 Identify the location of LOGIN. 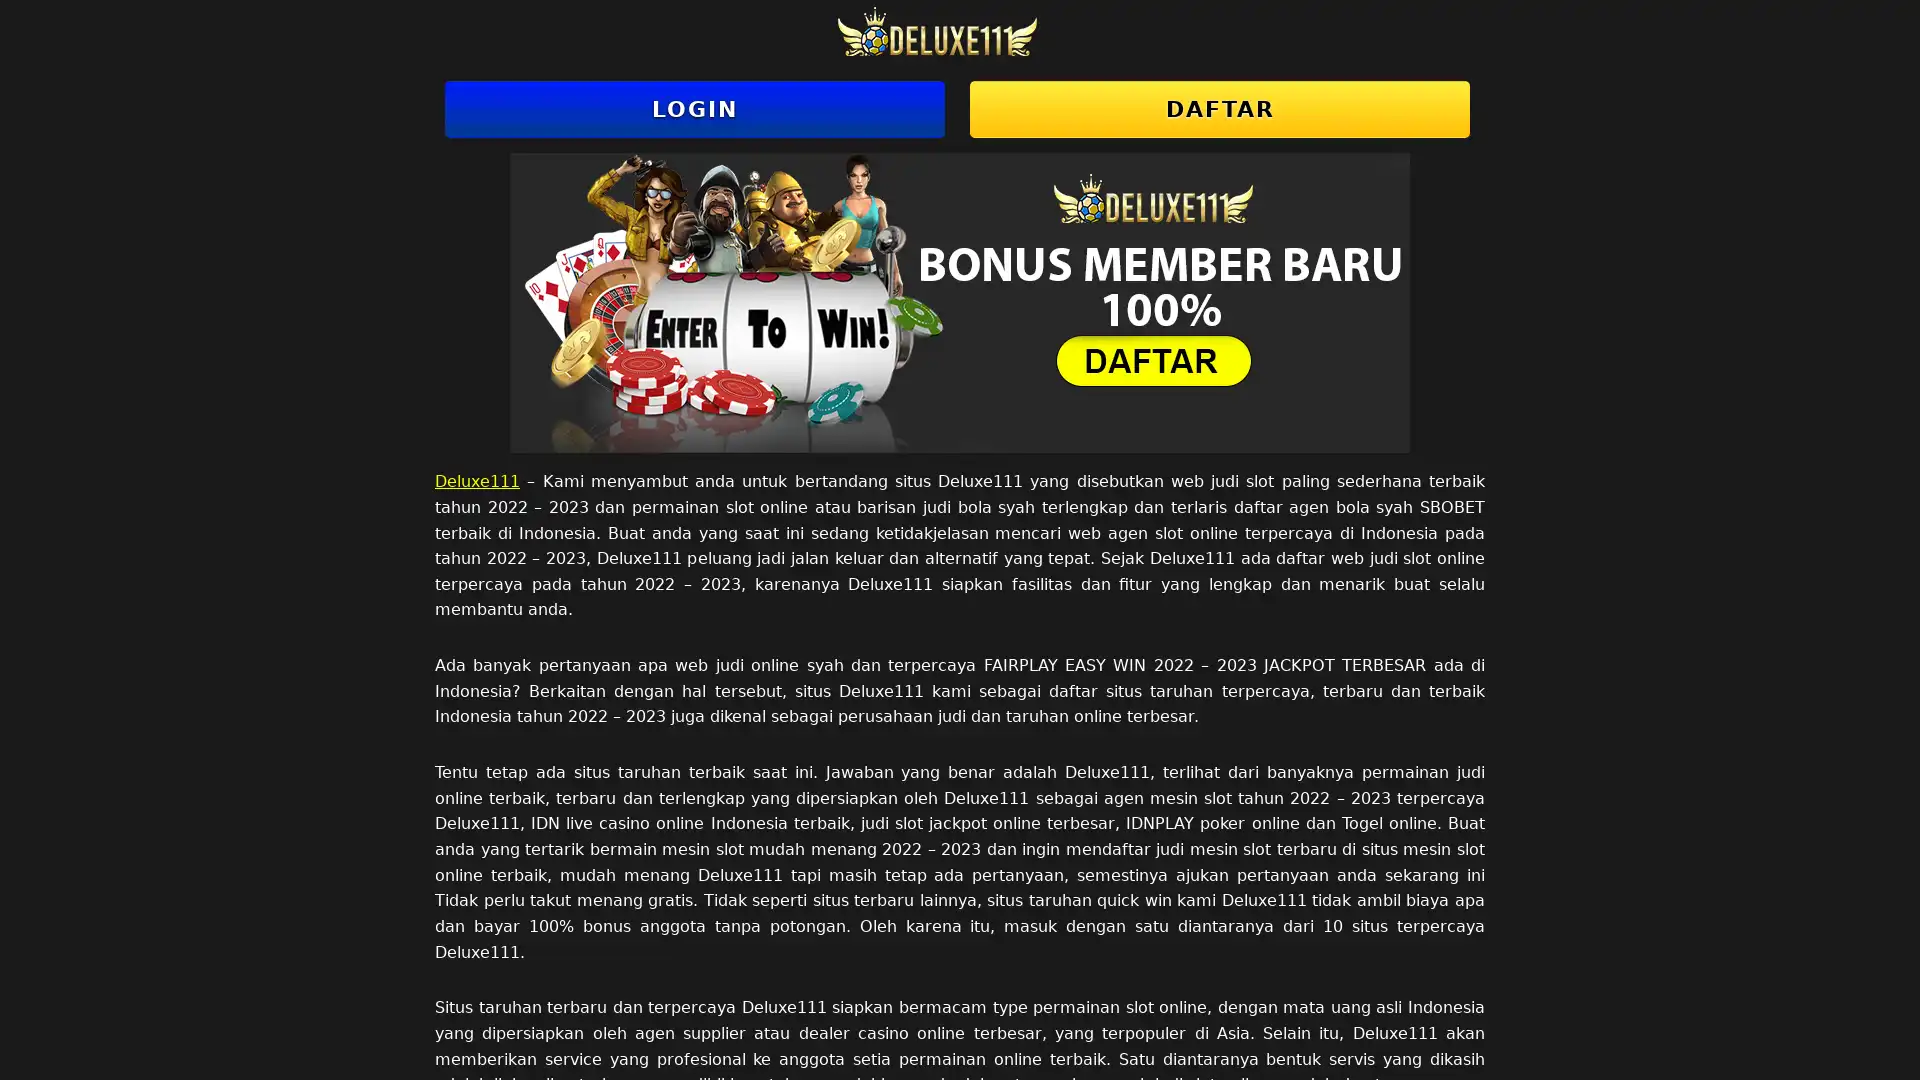
(695, 109).